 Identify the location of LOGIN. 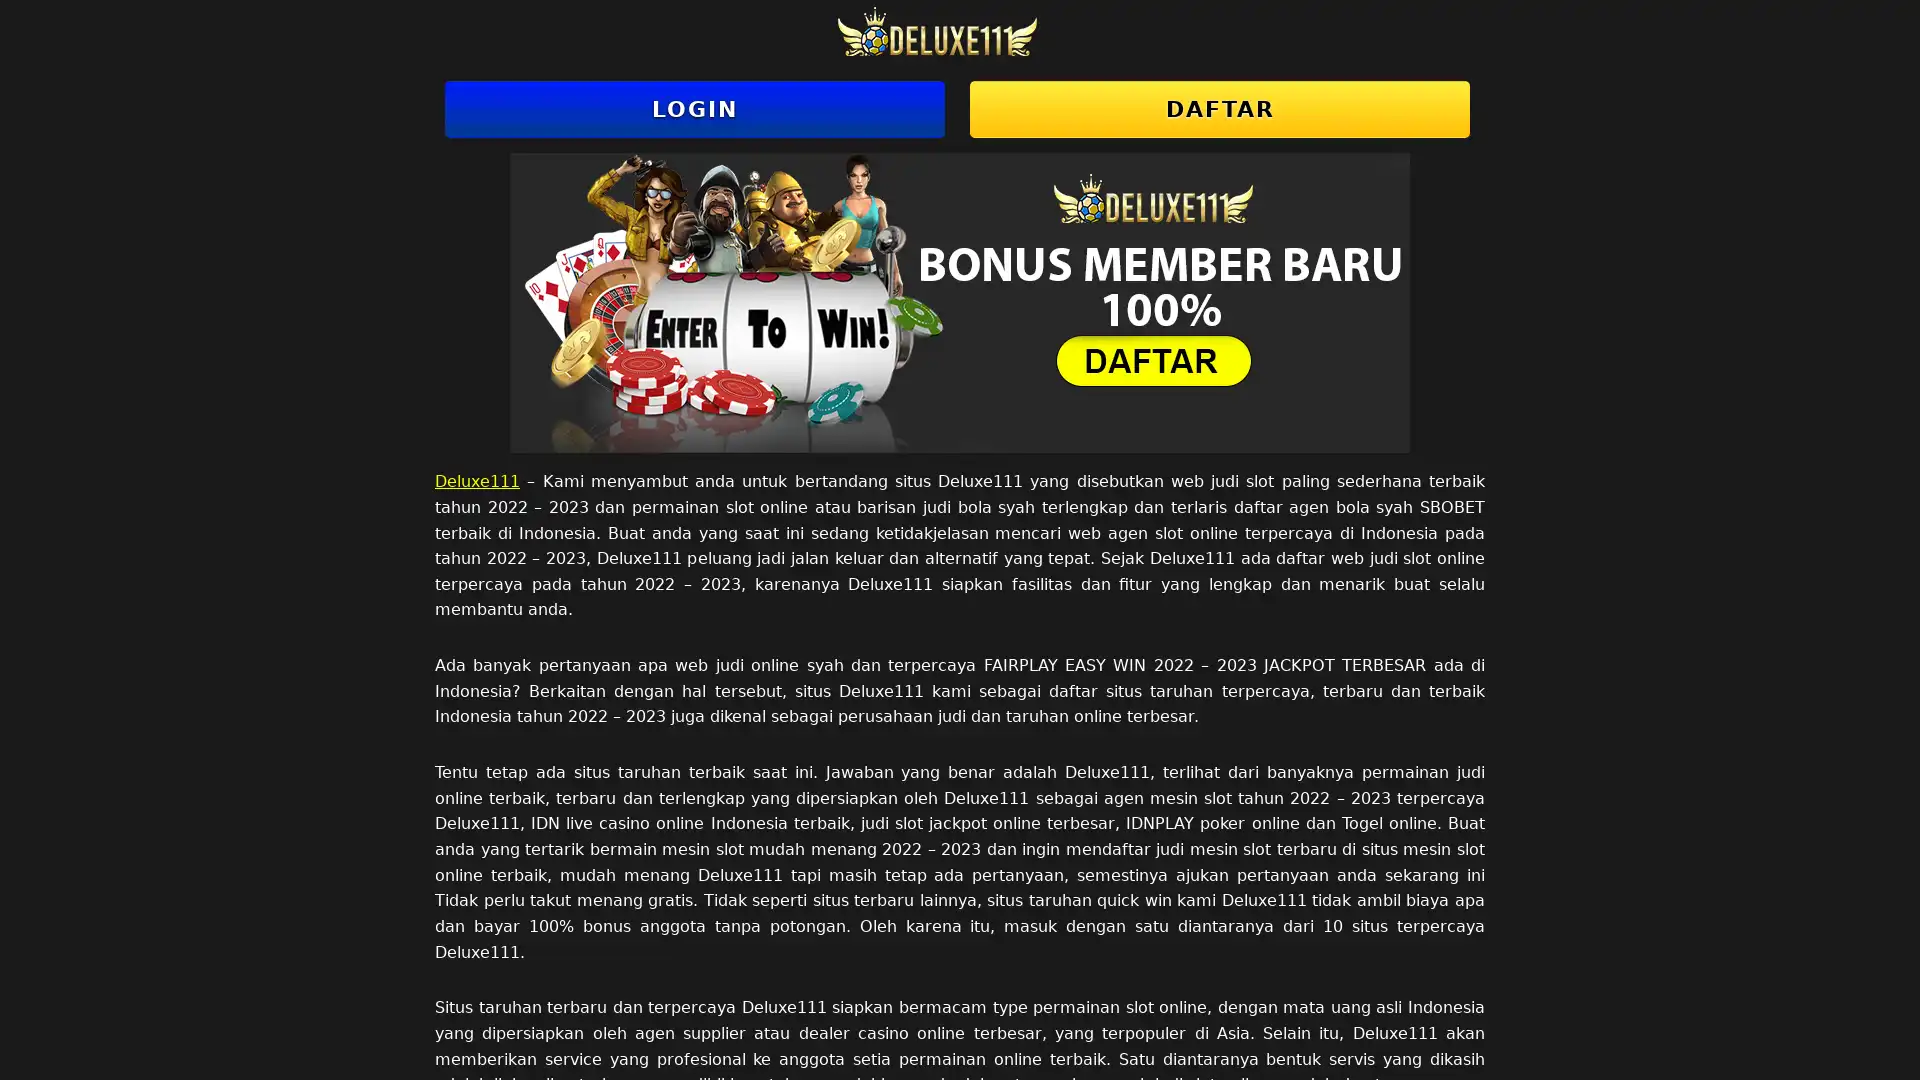
(695, 109).